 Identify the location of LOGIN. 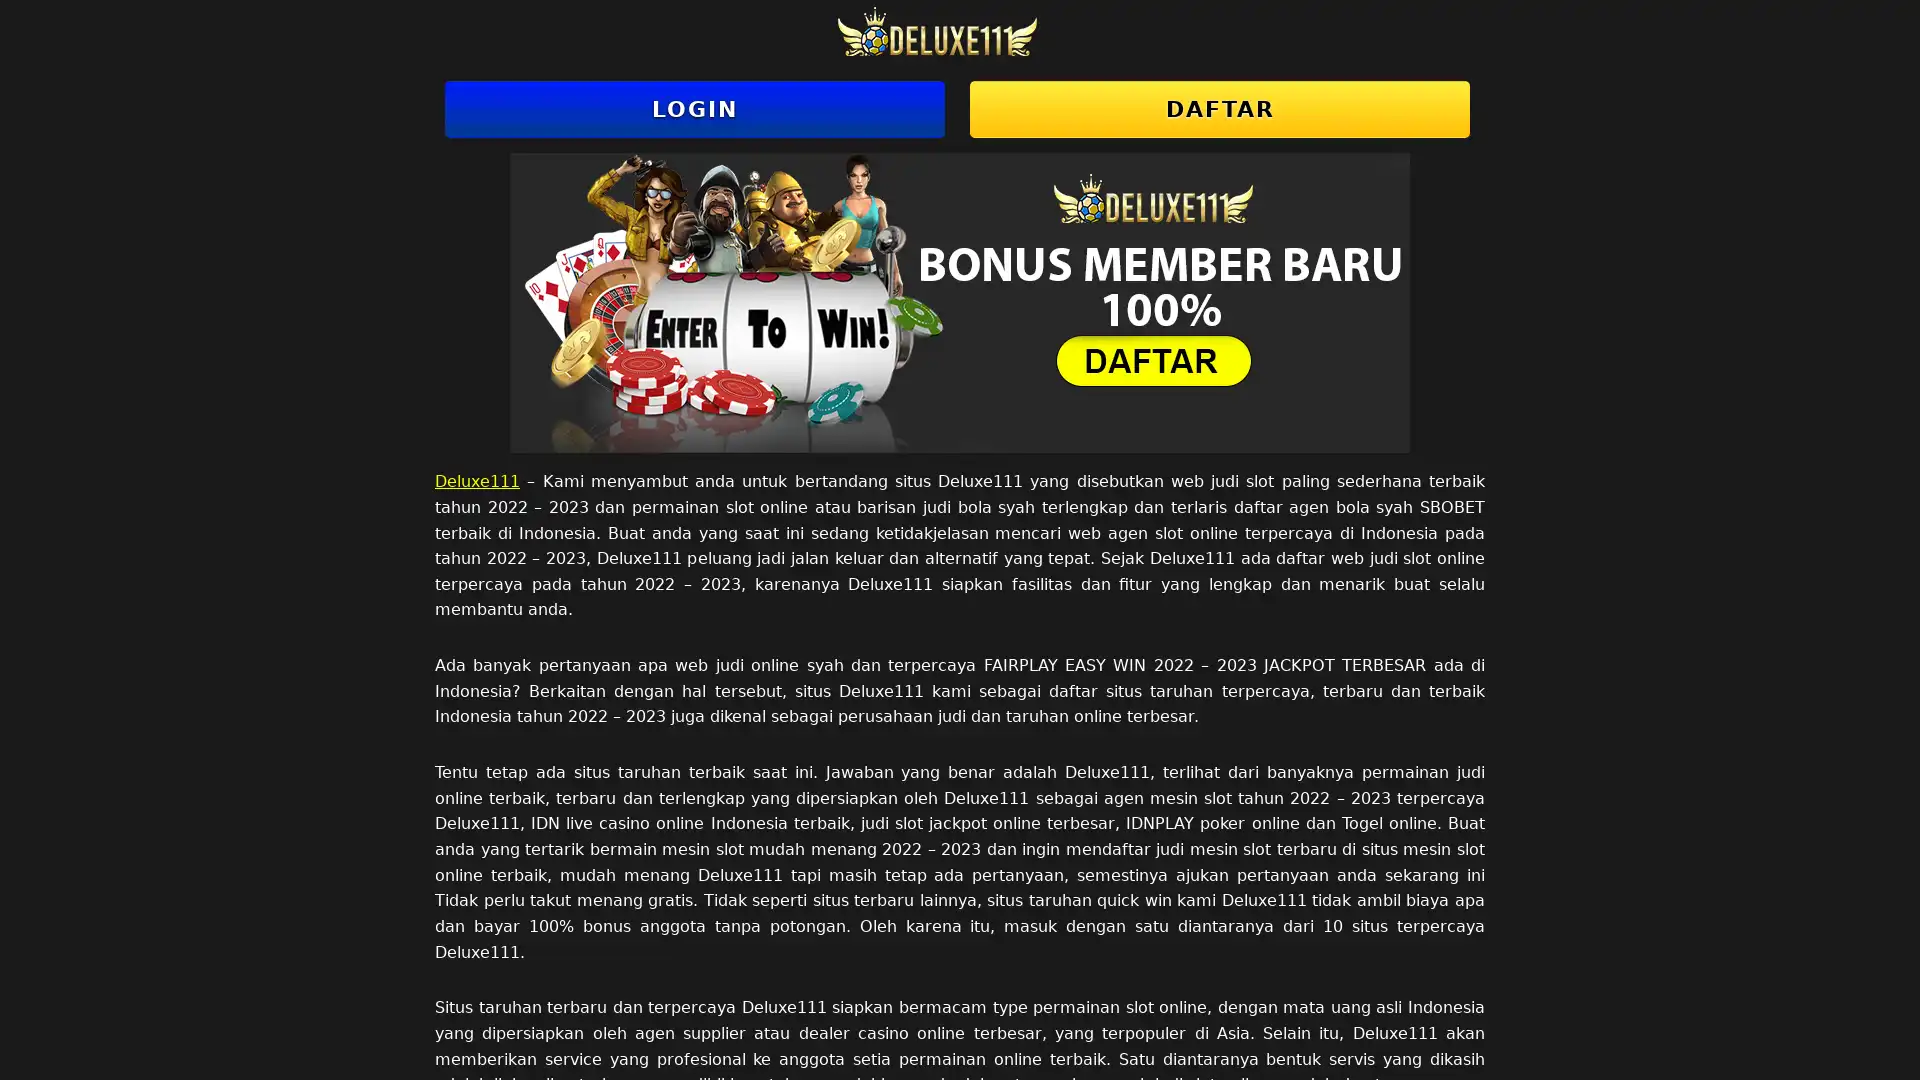
(695, 109).